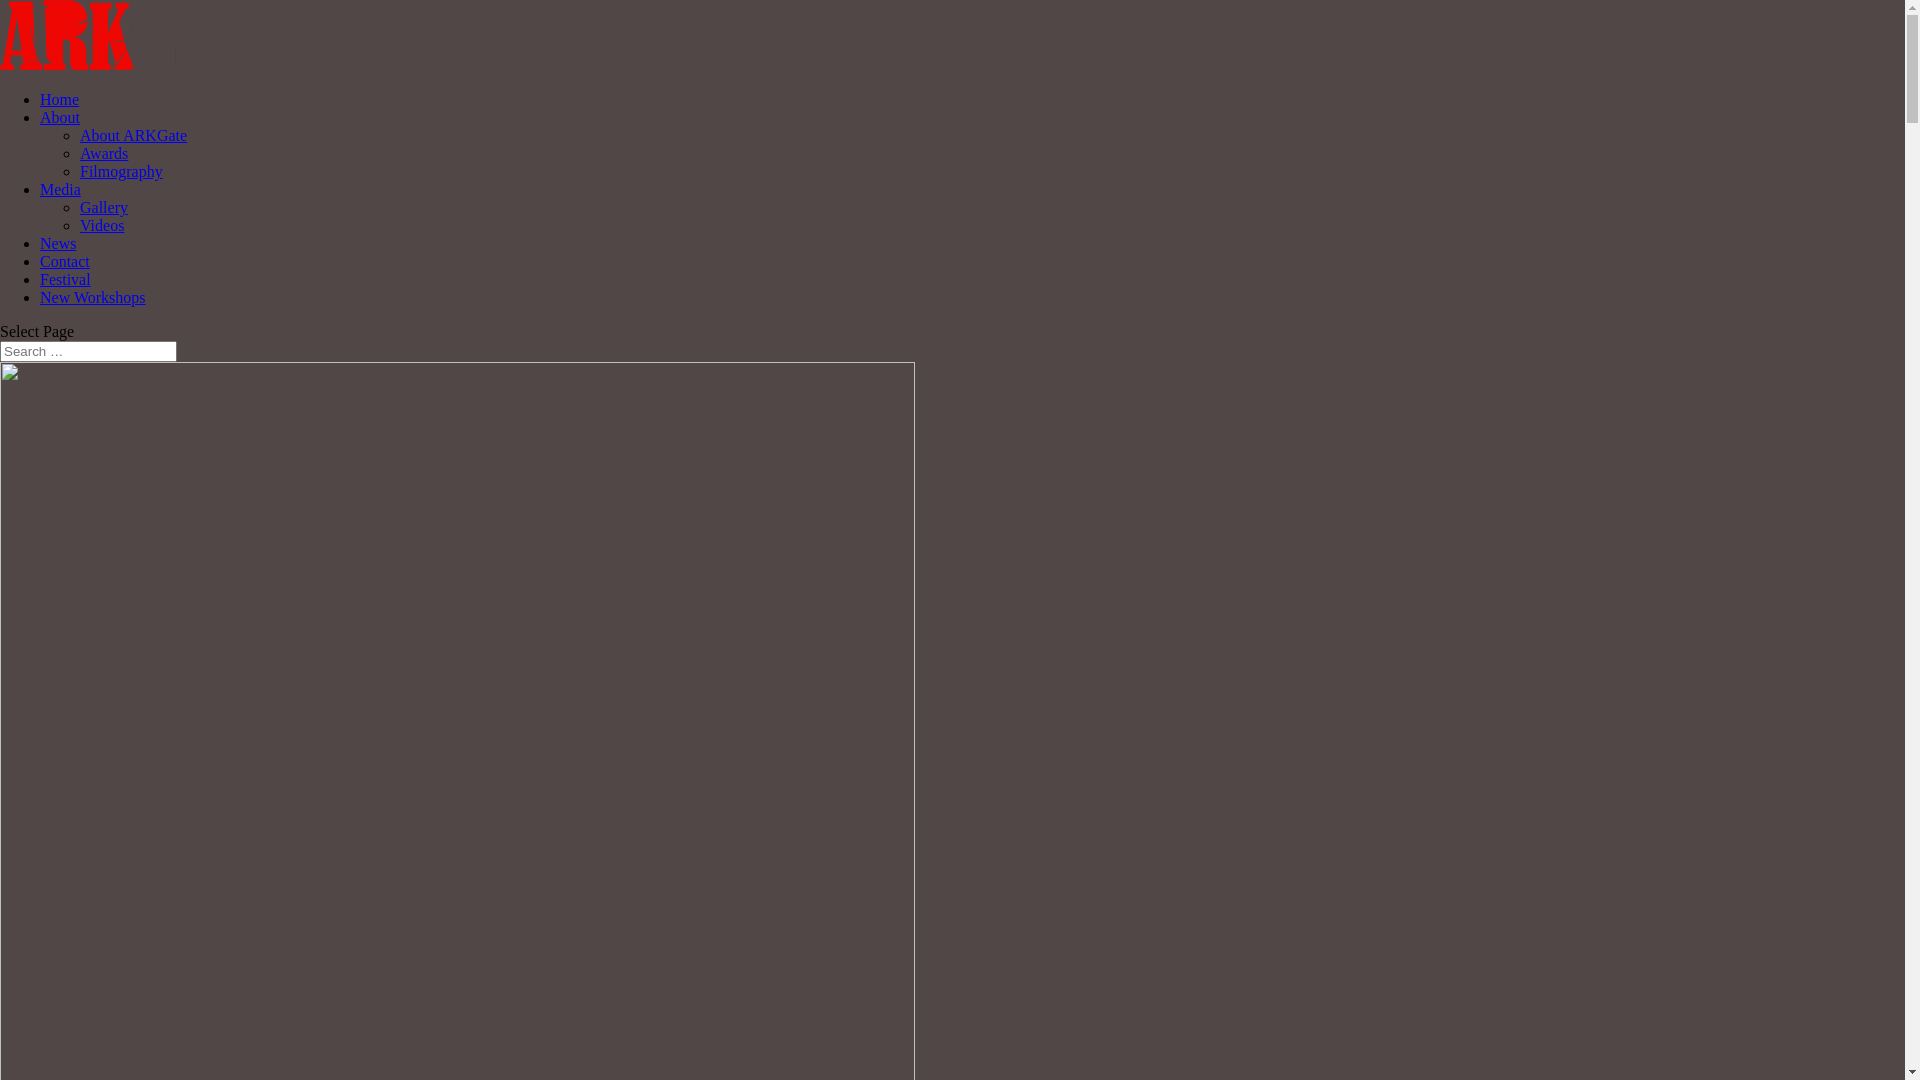 The height and width of the screenshot is (1080, 1920). I want to click on 'Filmography', so click(120, 170).